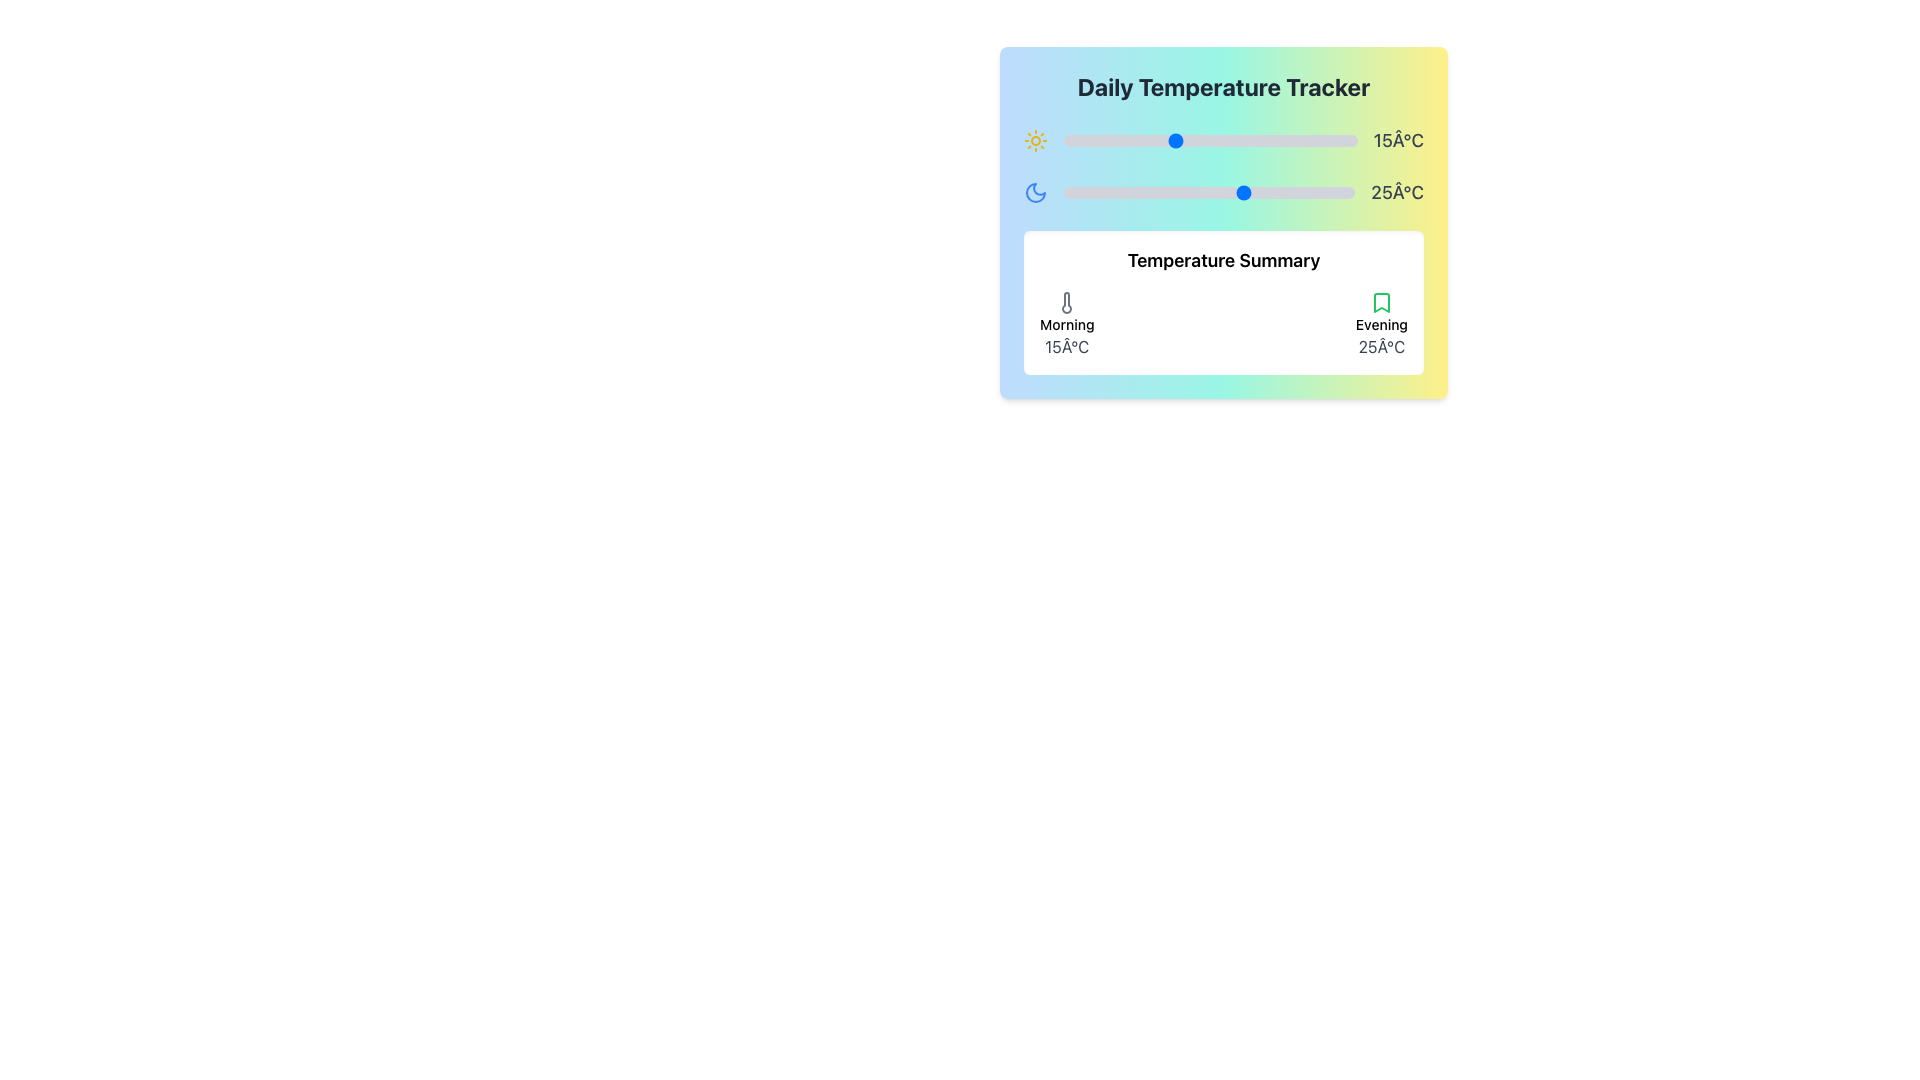 The height and width of the screenshot is (1080, 1920). I want to click on the thermometer icon representing the morning temperature in the 'Temperature Summary' section of the user interface, so click(1066, 303).